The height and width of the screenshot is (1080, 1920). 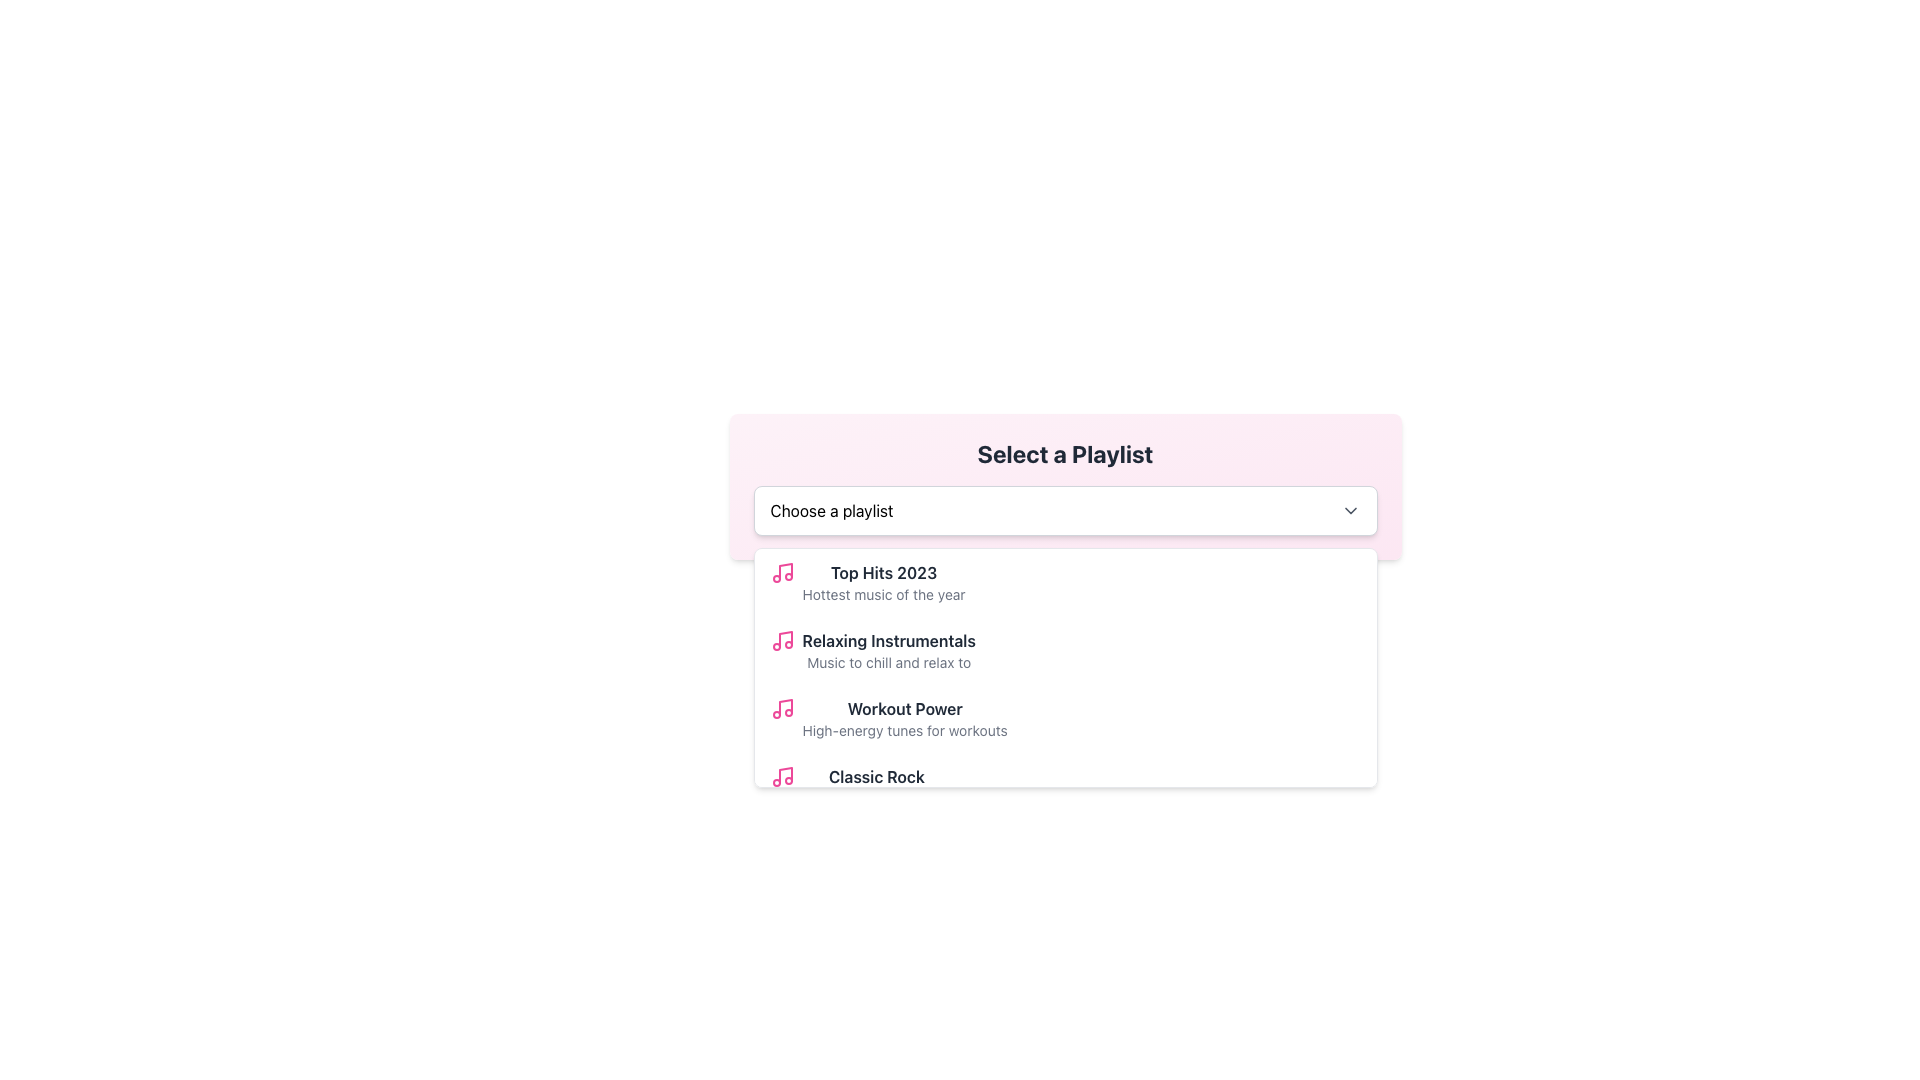 What do you see at coordinates (1064, 717) in the screenshot?
I see `on the third item in the playlist selection dropdown menu labeled 'Workout Power'` at bounding box center [1064, 717].